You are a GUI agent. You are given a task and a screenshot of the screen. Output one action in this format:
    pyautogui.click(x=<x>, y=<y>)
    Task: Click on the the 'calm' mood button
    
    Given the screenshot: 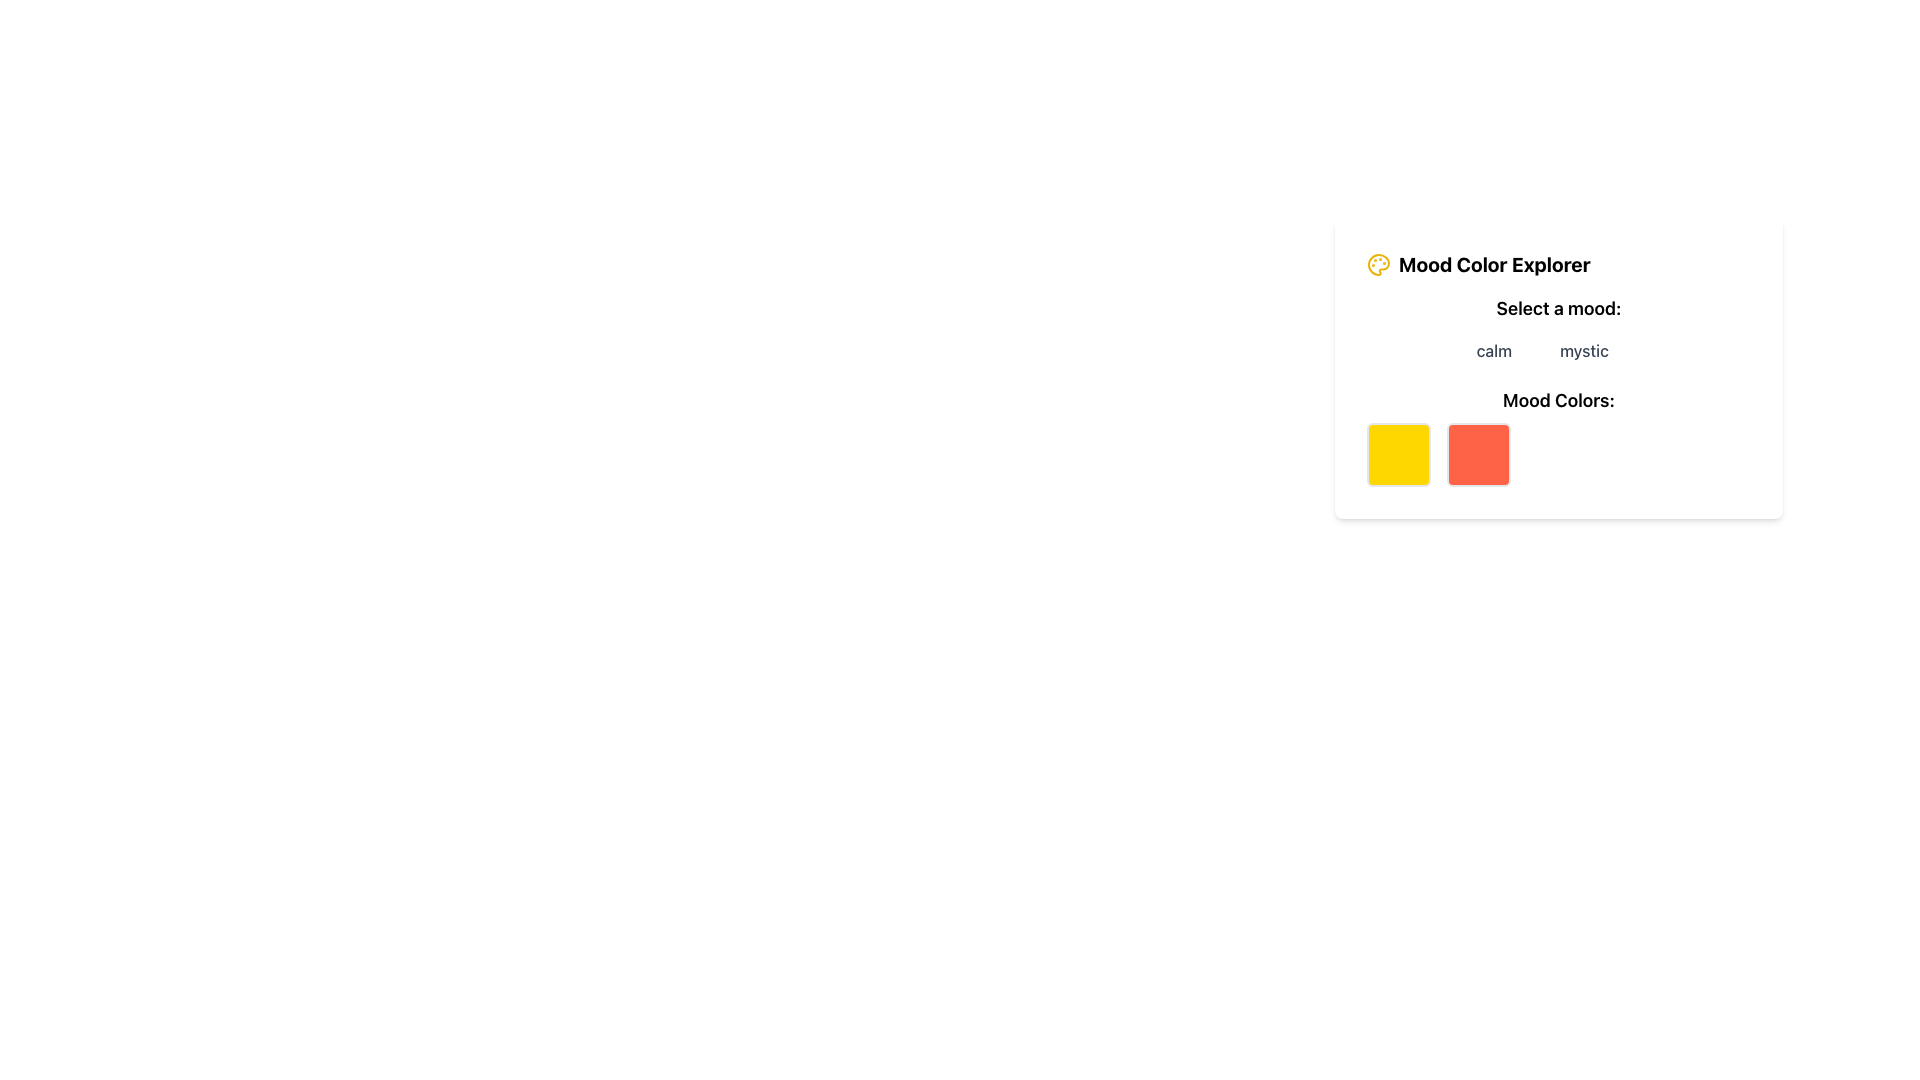 What is the action you would take?
    pyautogui.click(x=1494, y=350)
    